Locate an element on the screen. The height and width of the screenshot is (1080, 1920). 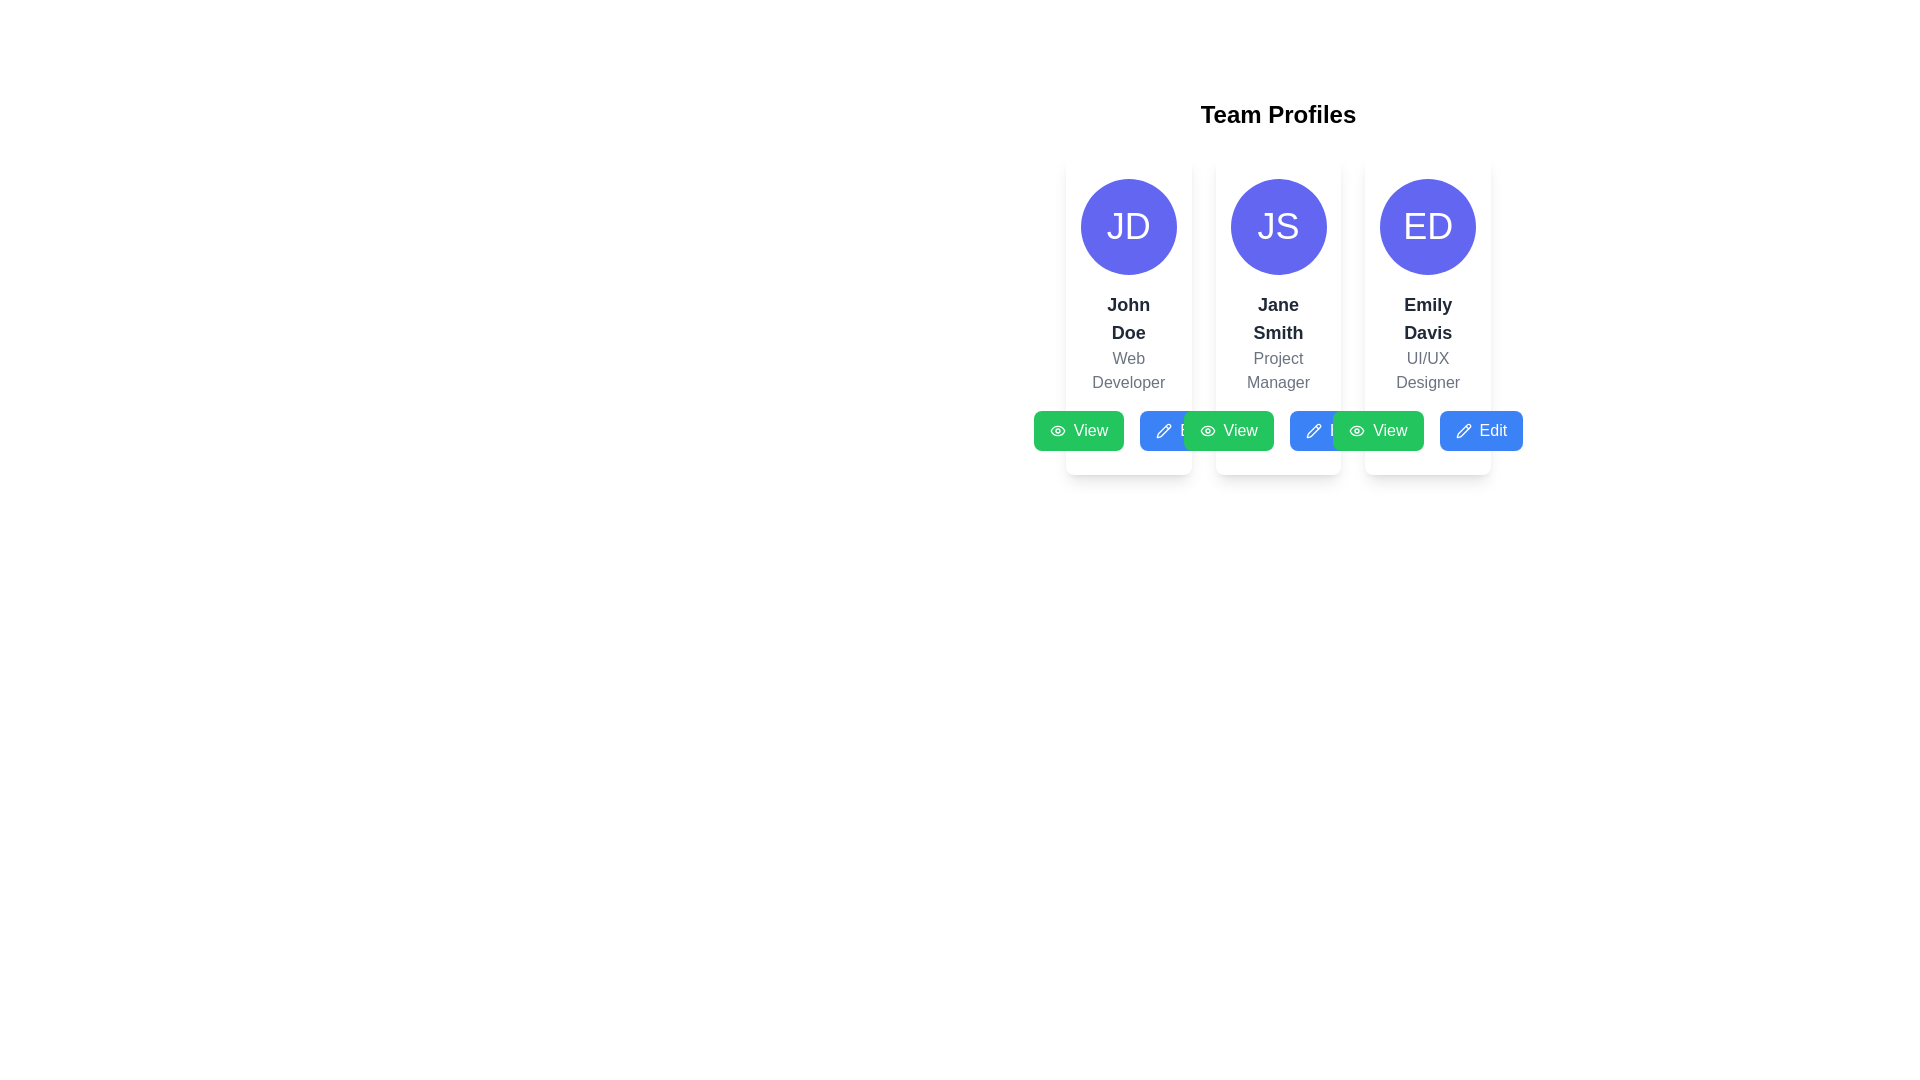
the viewing icon located to the left of the 'View' button is located at coordinates (1206, 430).